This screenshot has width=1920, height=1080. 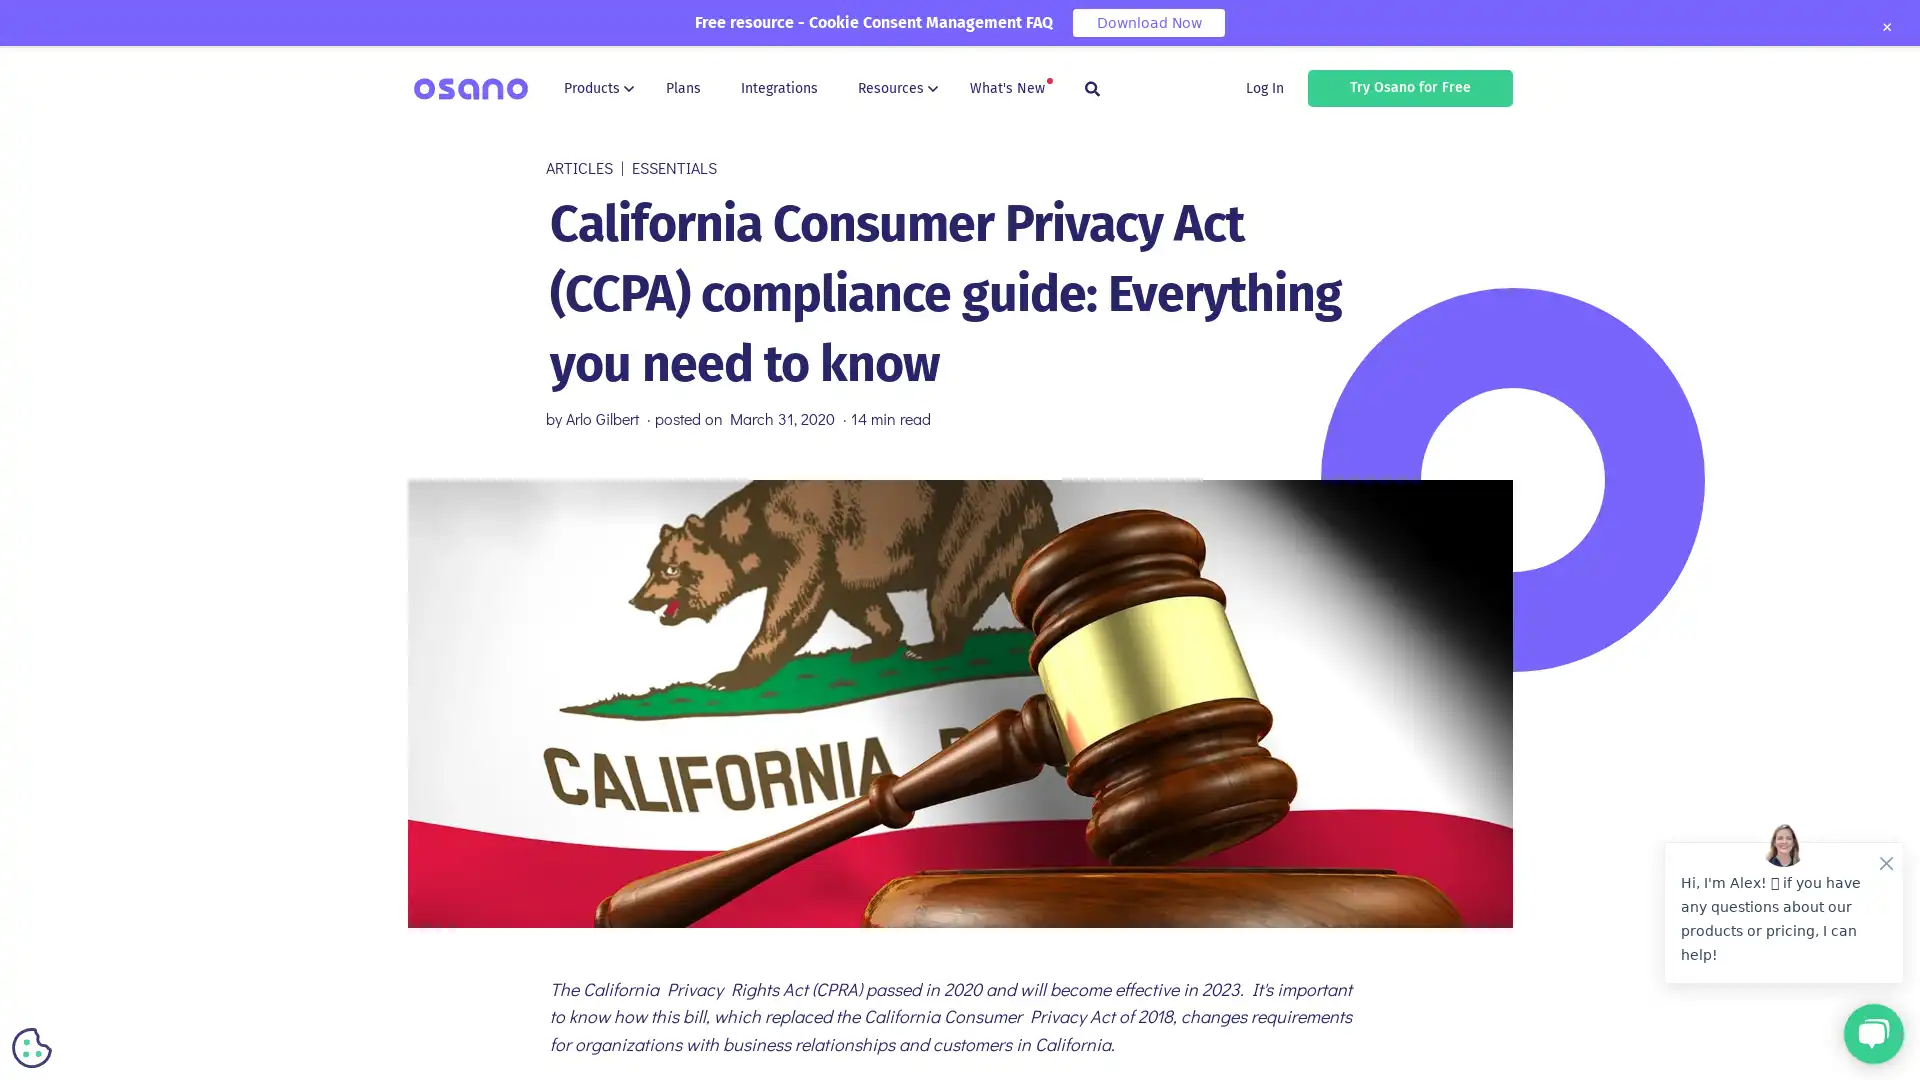 What do you see at coordinates (32, 1047) in the screenshot?
I see `Cookie Preferences` at bounding box center [32, 1047].